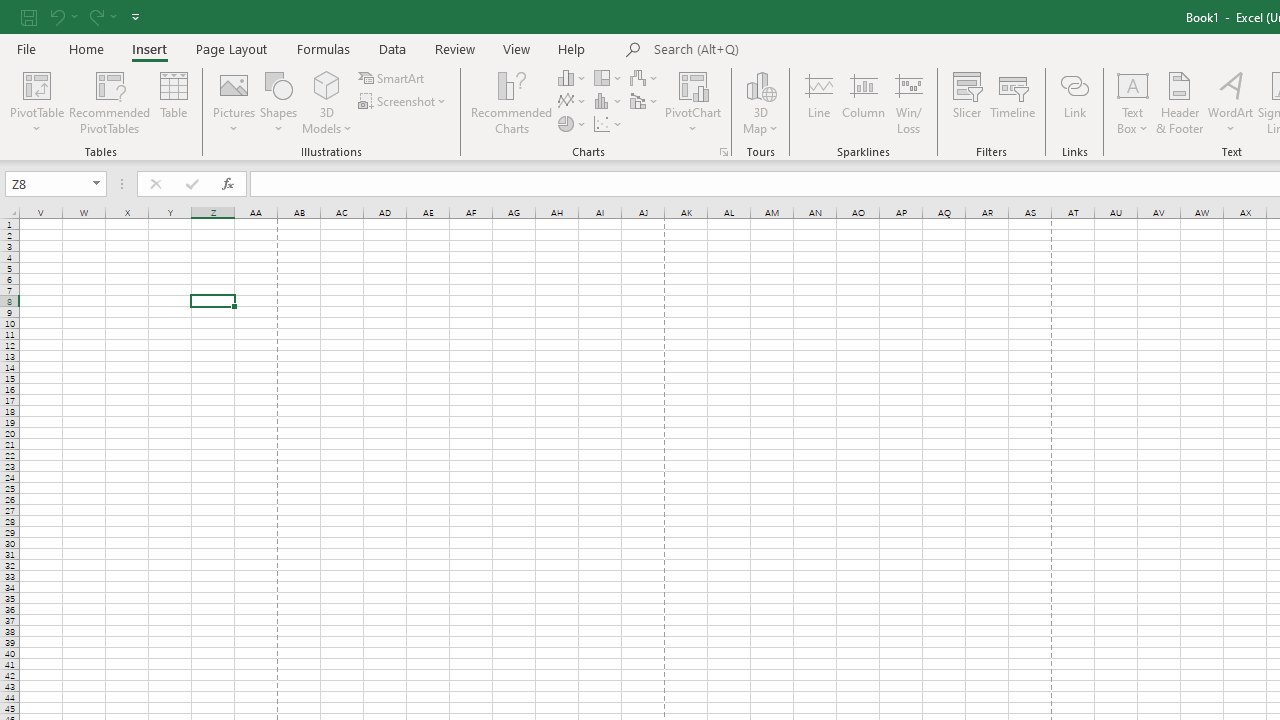 The image size is (1280, 720). Describe the element at coordinates (392, 77) in the screenshot. I see `'SmartArt...'` at that location.